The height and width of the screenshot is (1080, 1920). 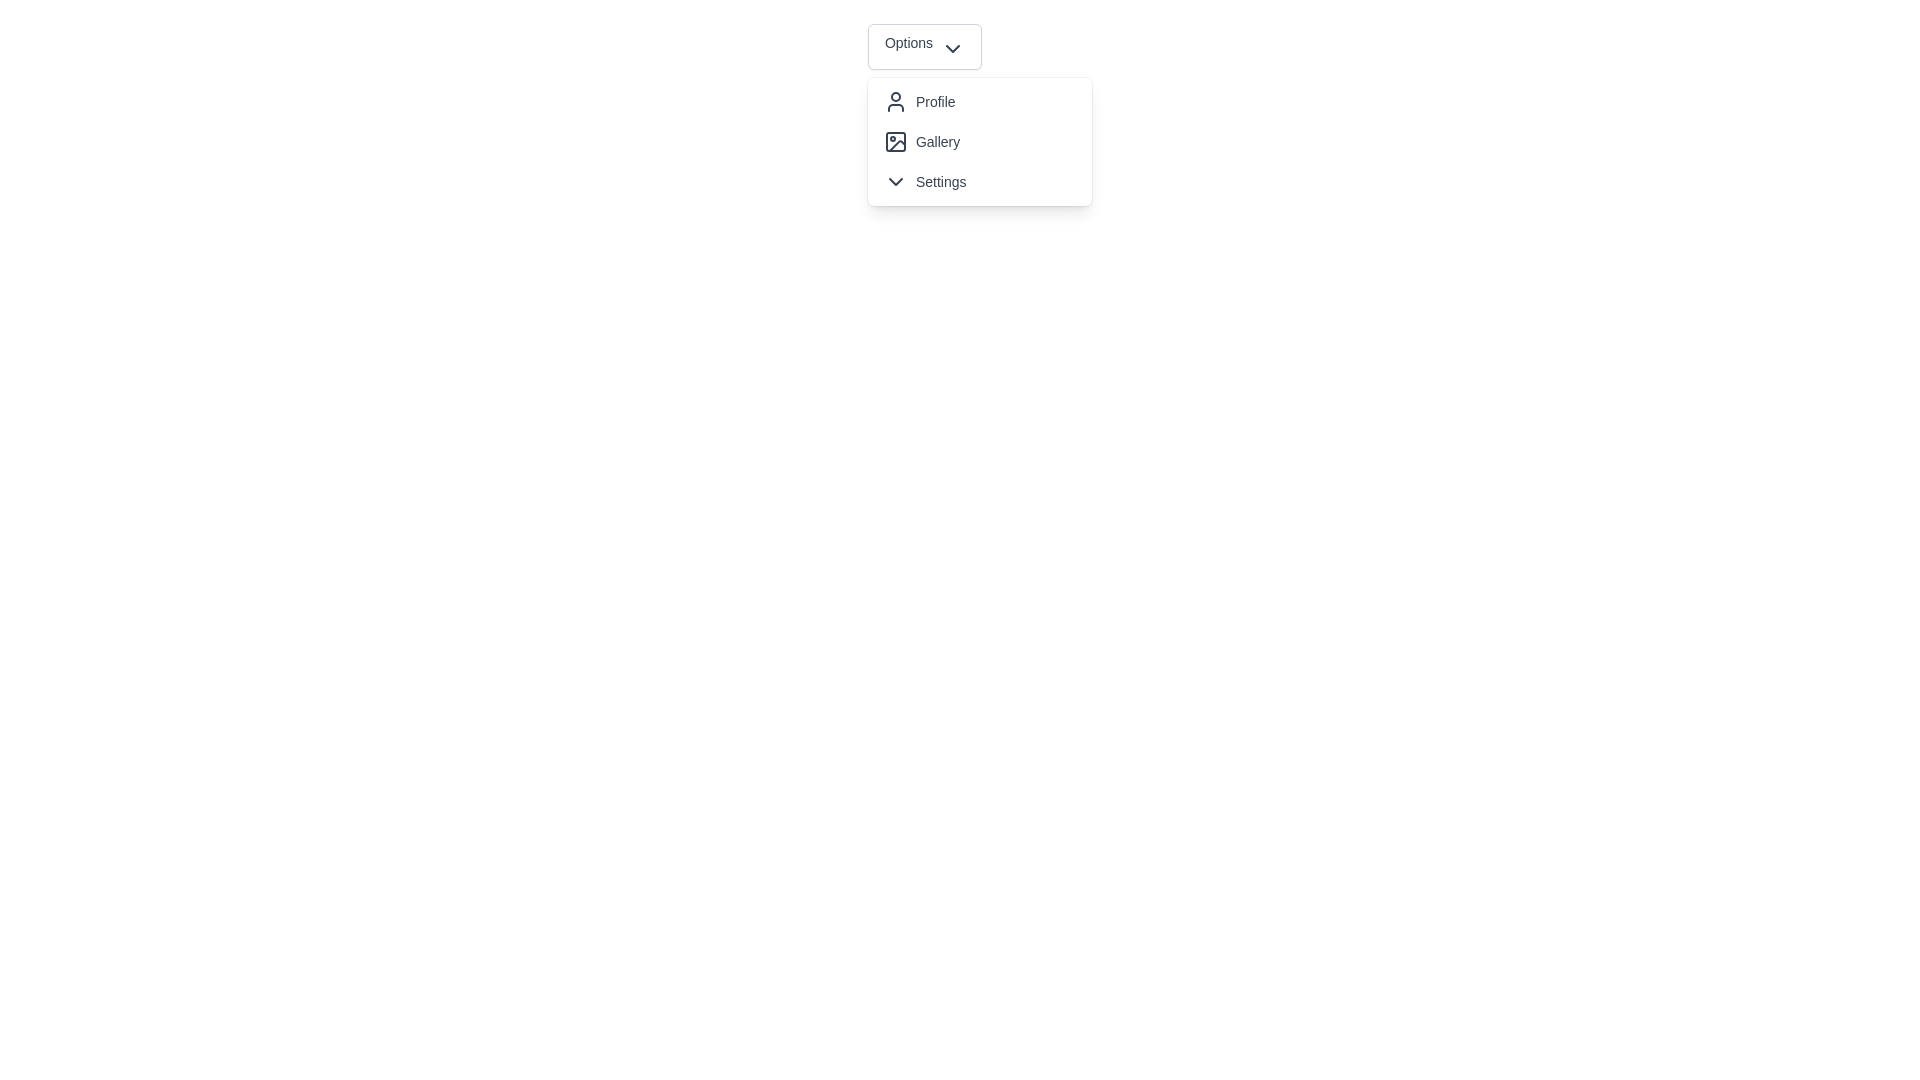 What do you see at coordinates (894, 101) in the screenshot?
I see `the user icon depicted as a silhouette of a head and shoulders, which is part of the dropdown menu under the 'Profile' option` at bounding box center [894, 101].